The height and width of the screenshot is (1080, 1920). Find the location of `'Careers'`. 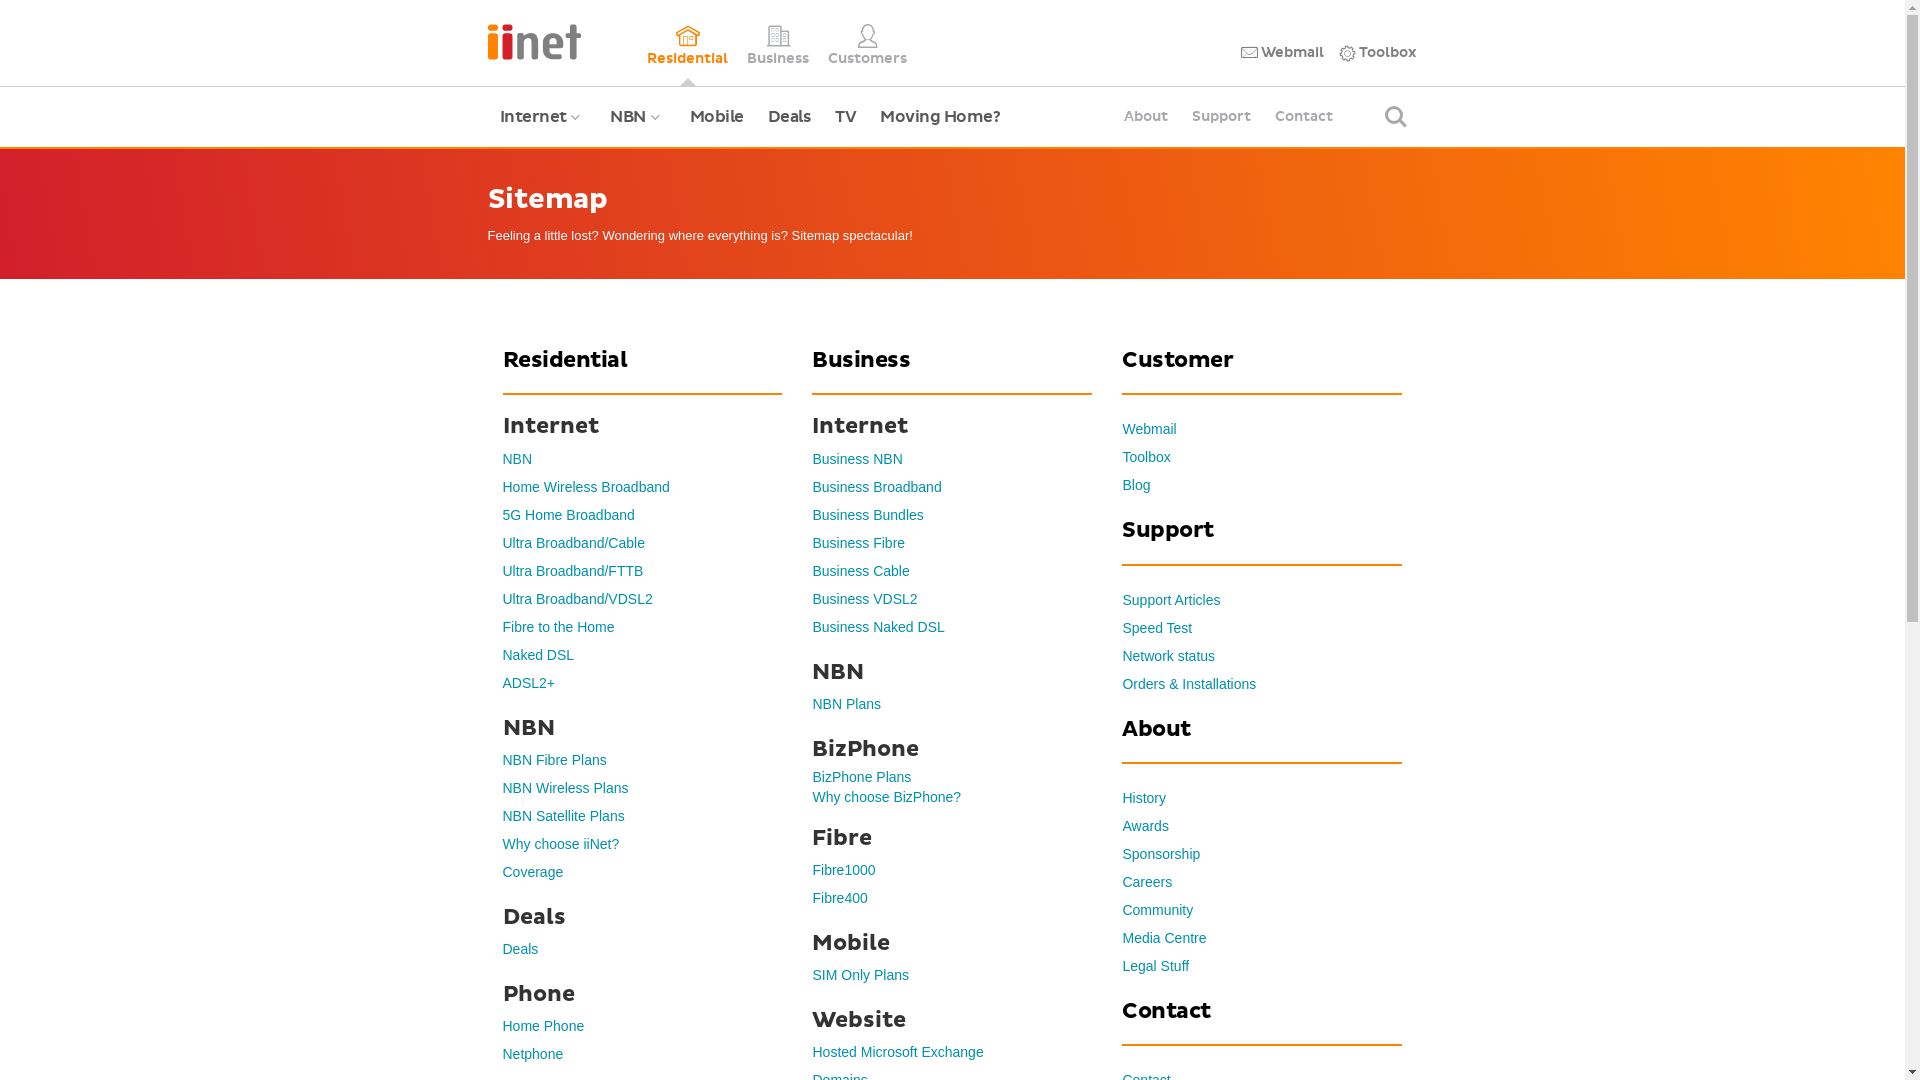

'Careers' is located at coordinates (1147, 881).